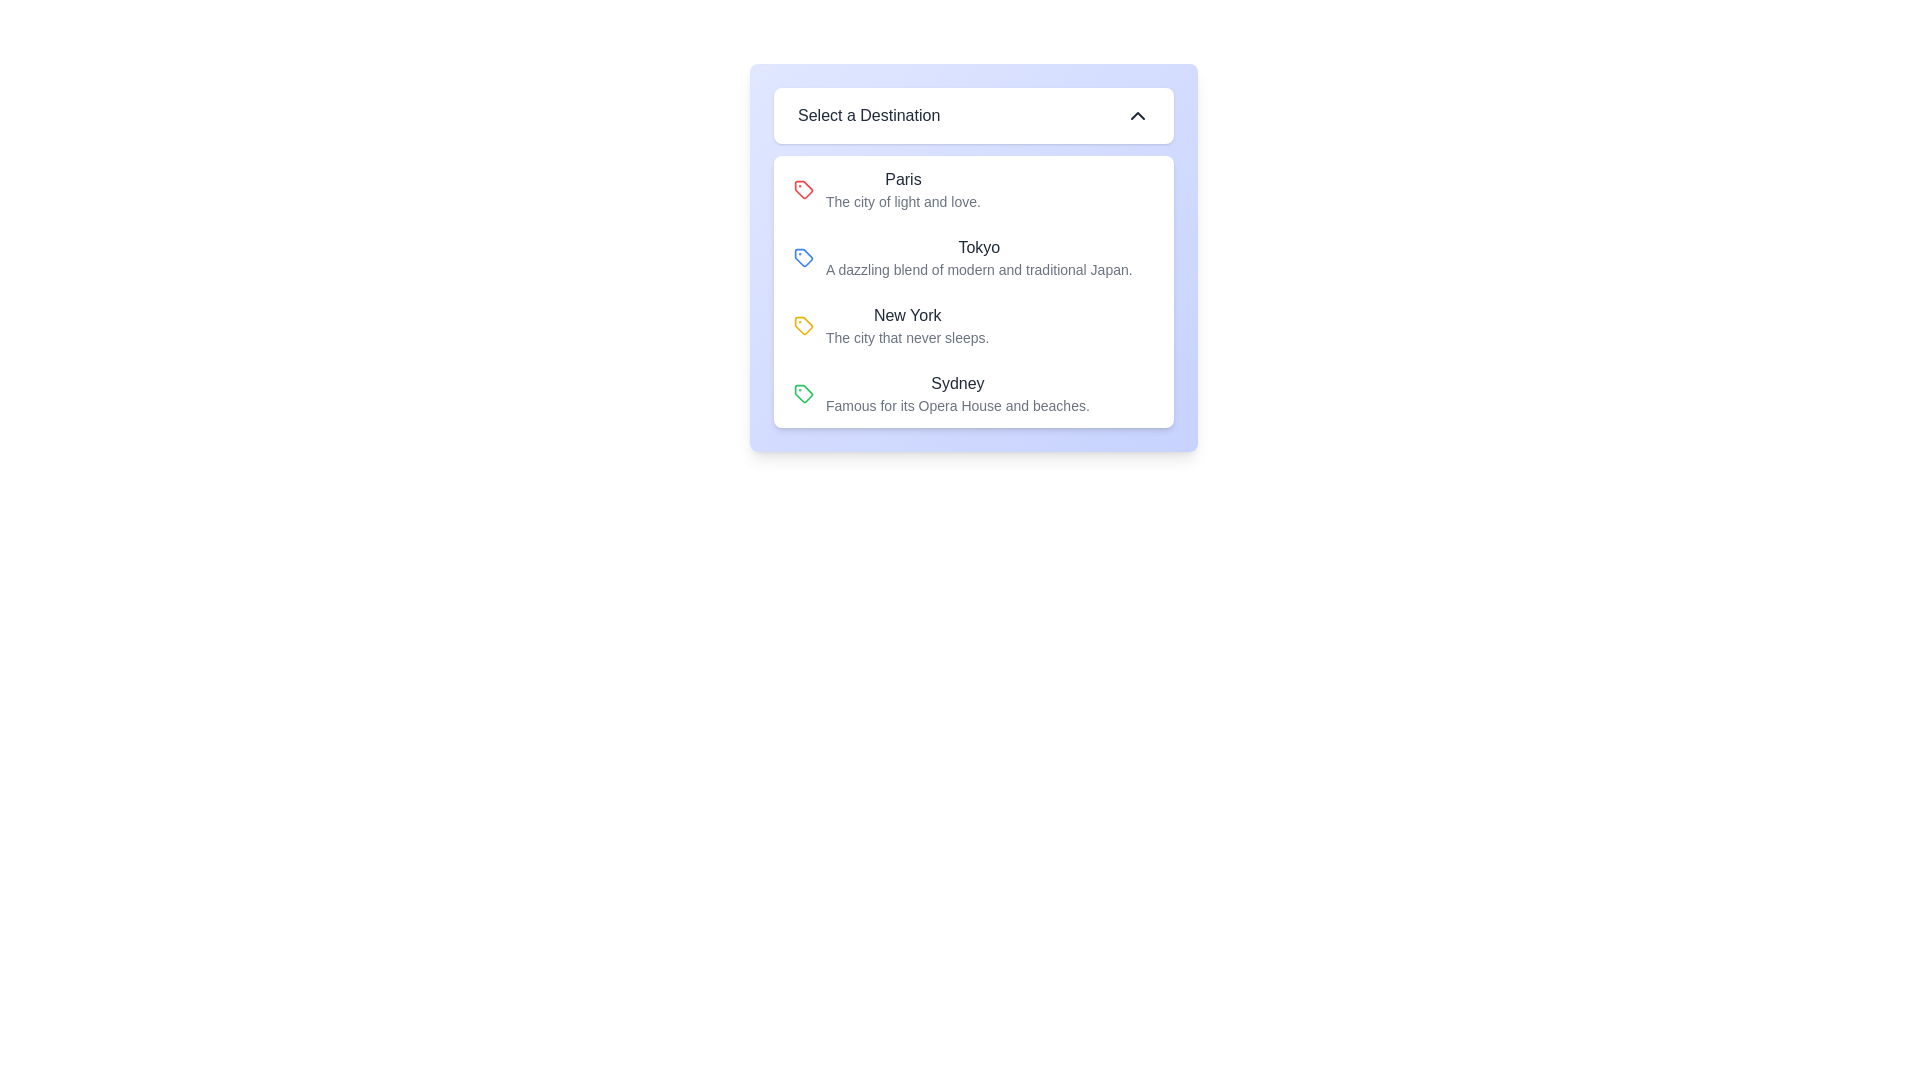  I want to click on the text label that reads 'Paris' in a bold, dark gray font, located within the dropdown list under 'Select a Destination', which is the first item in the list, so click(902, 189).